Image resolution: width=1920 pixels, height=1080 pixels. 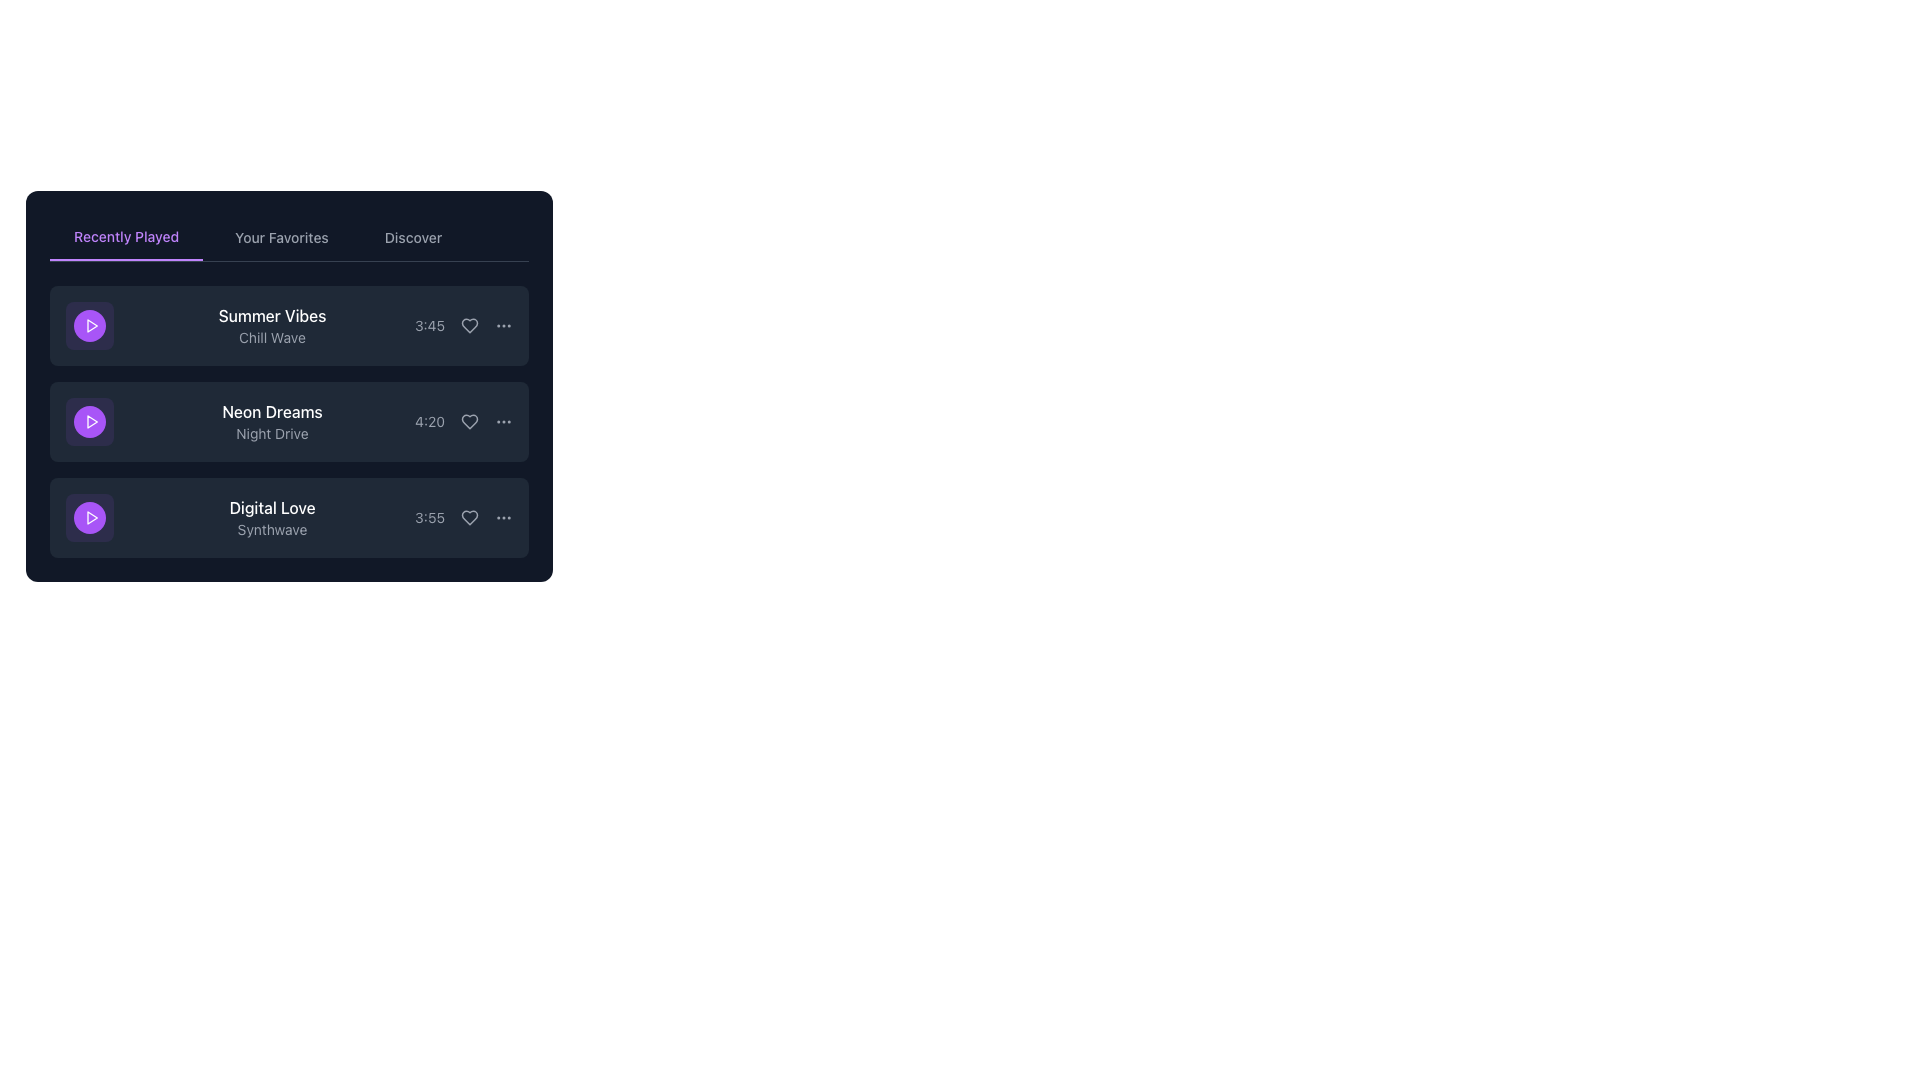 What do you see at coordinates (288, 237) in the screenshot?
I see `the 'Your Favorites' tab in the navigation bar` at bounding box center [288, 237].